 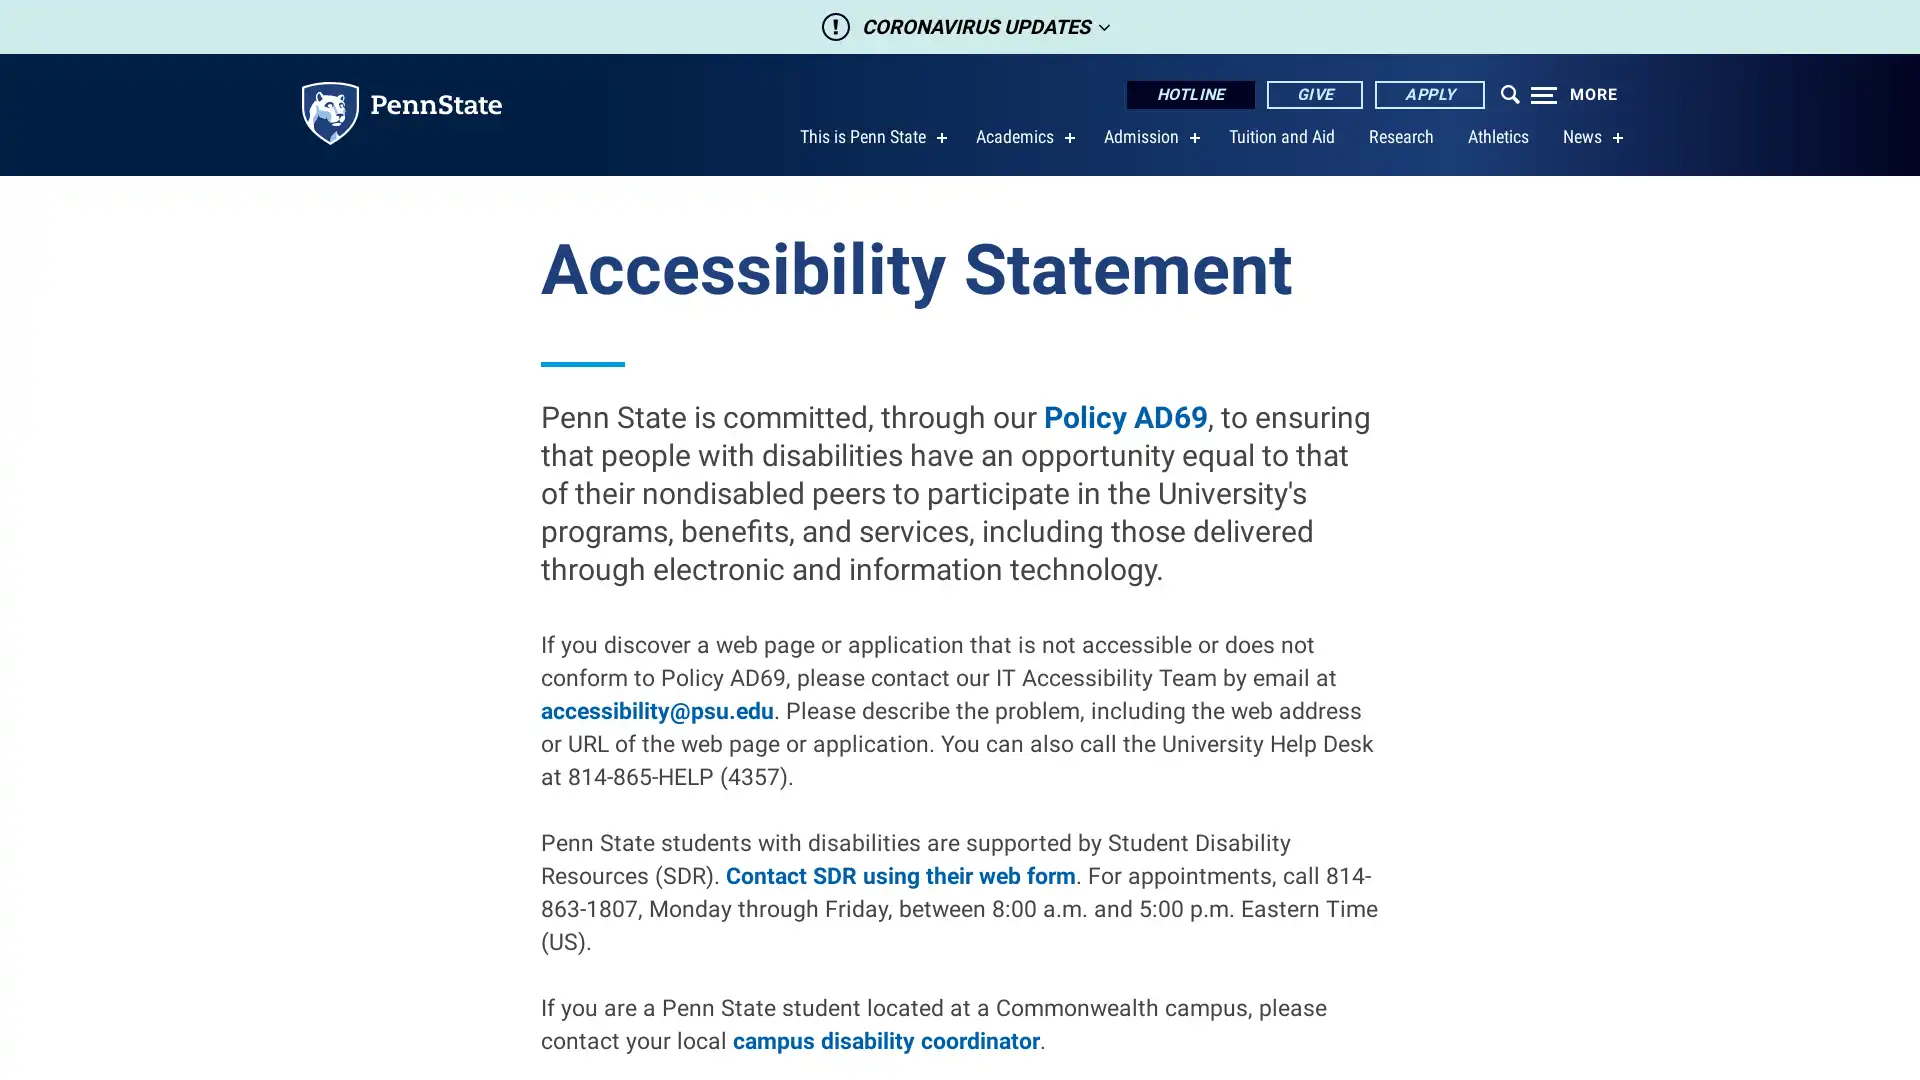 I want to click on Open menu which contains search, so click(x=1510, y=92).